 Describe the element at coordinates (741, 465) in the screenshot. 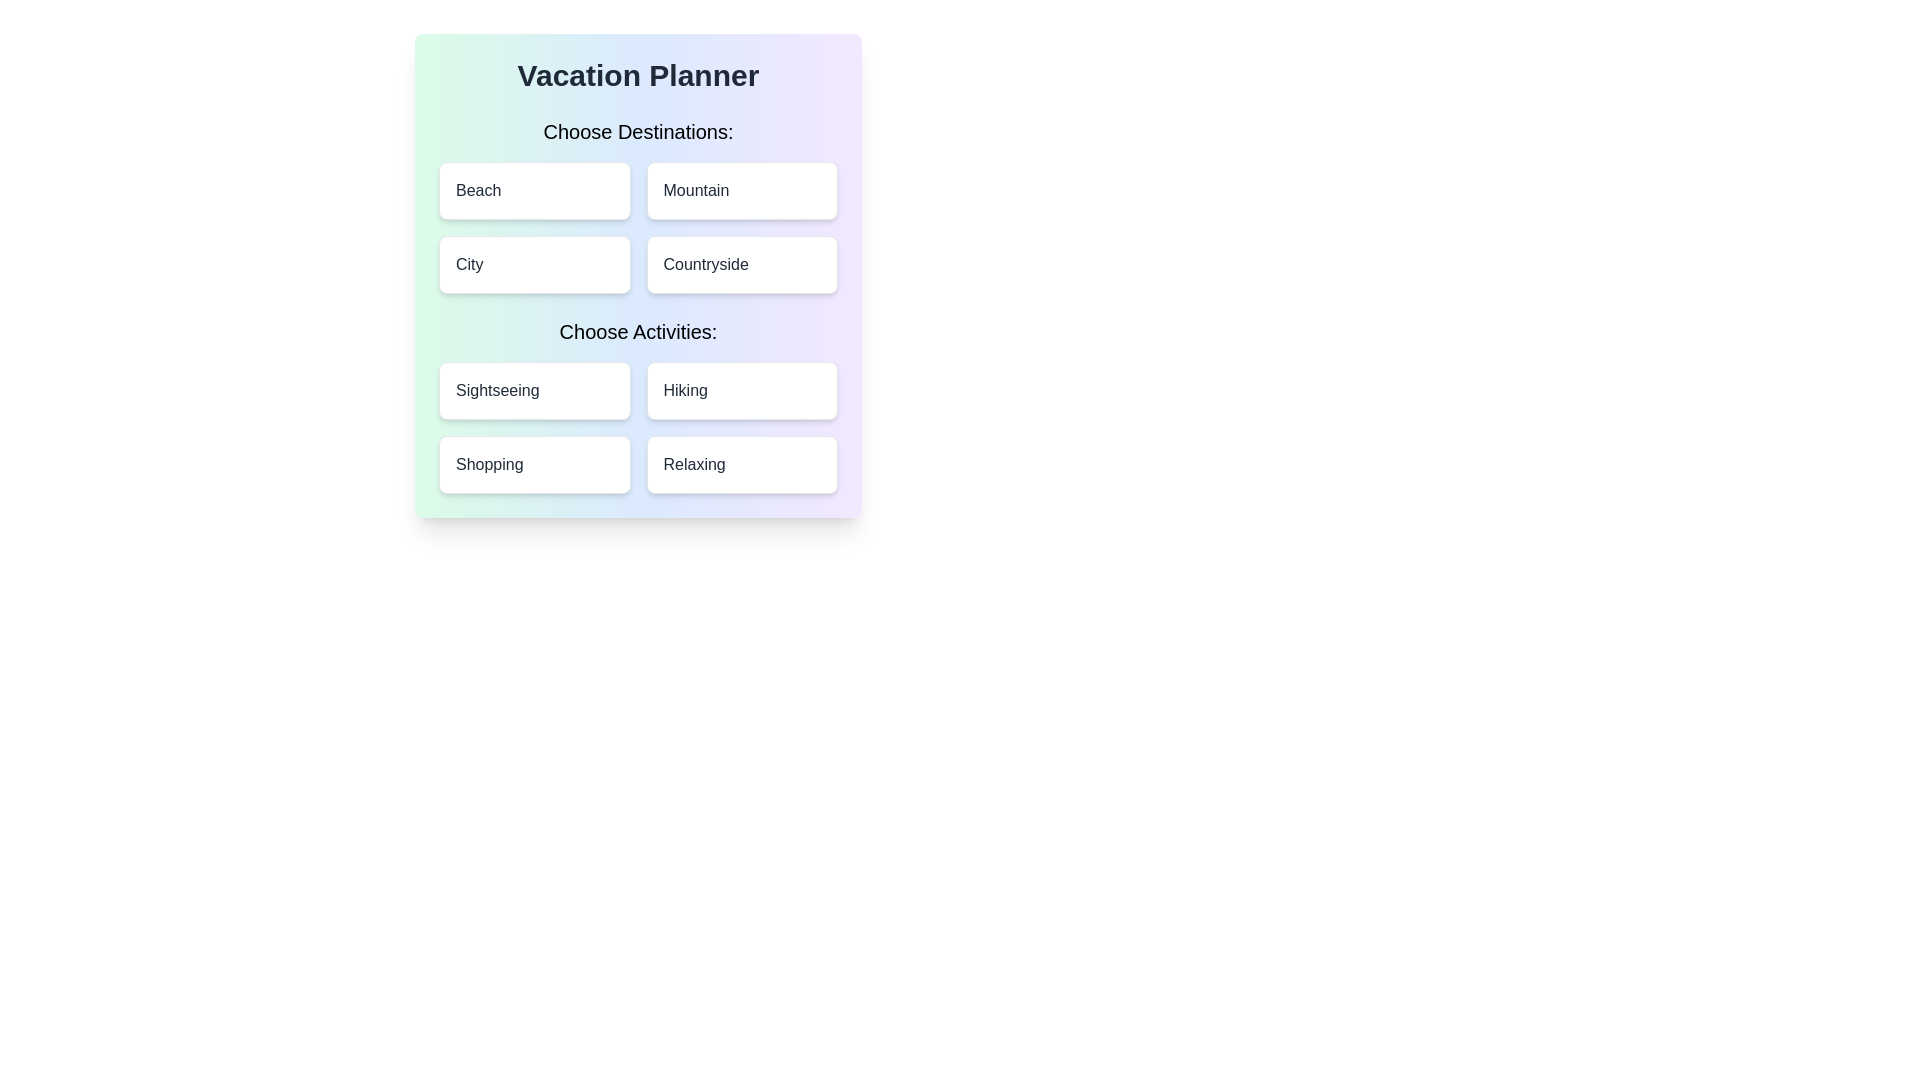

I see `the 'Relaxing' button located in the bottom-right corner of the 'Choose Activities' grid` at that location.